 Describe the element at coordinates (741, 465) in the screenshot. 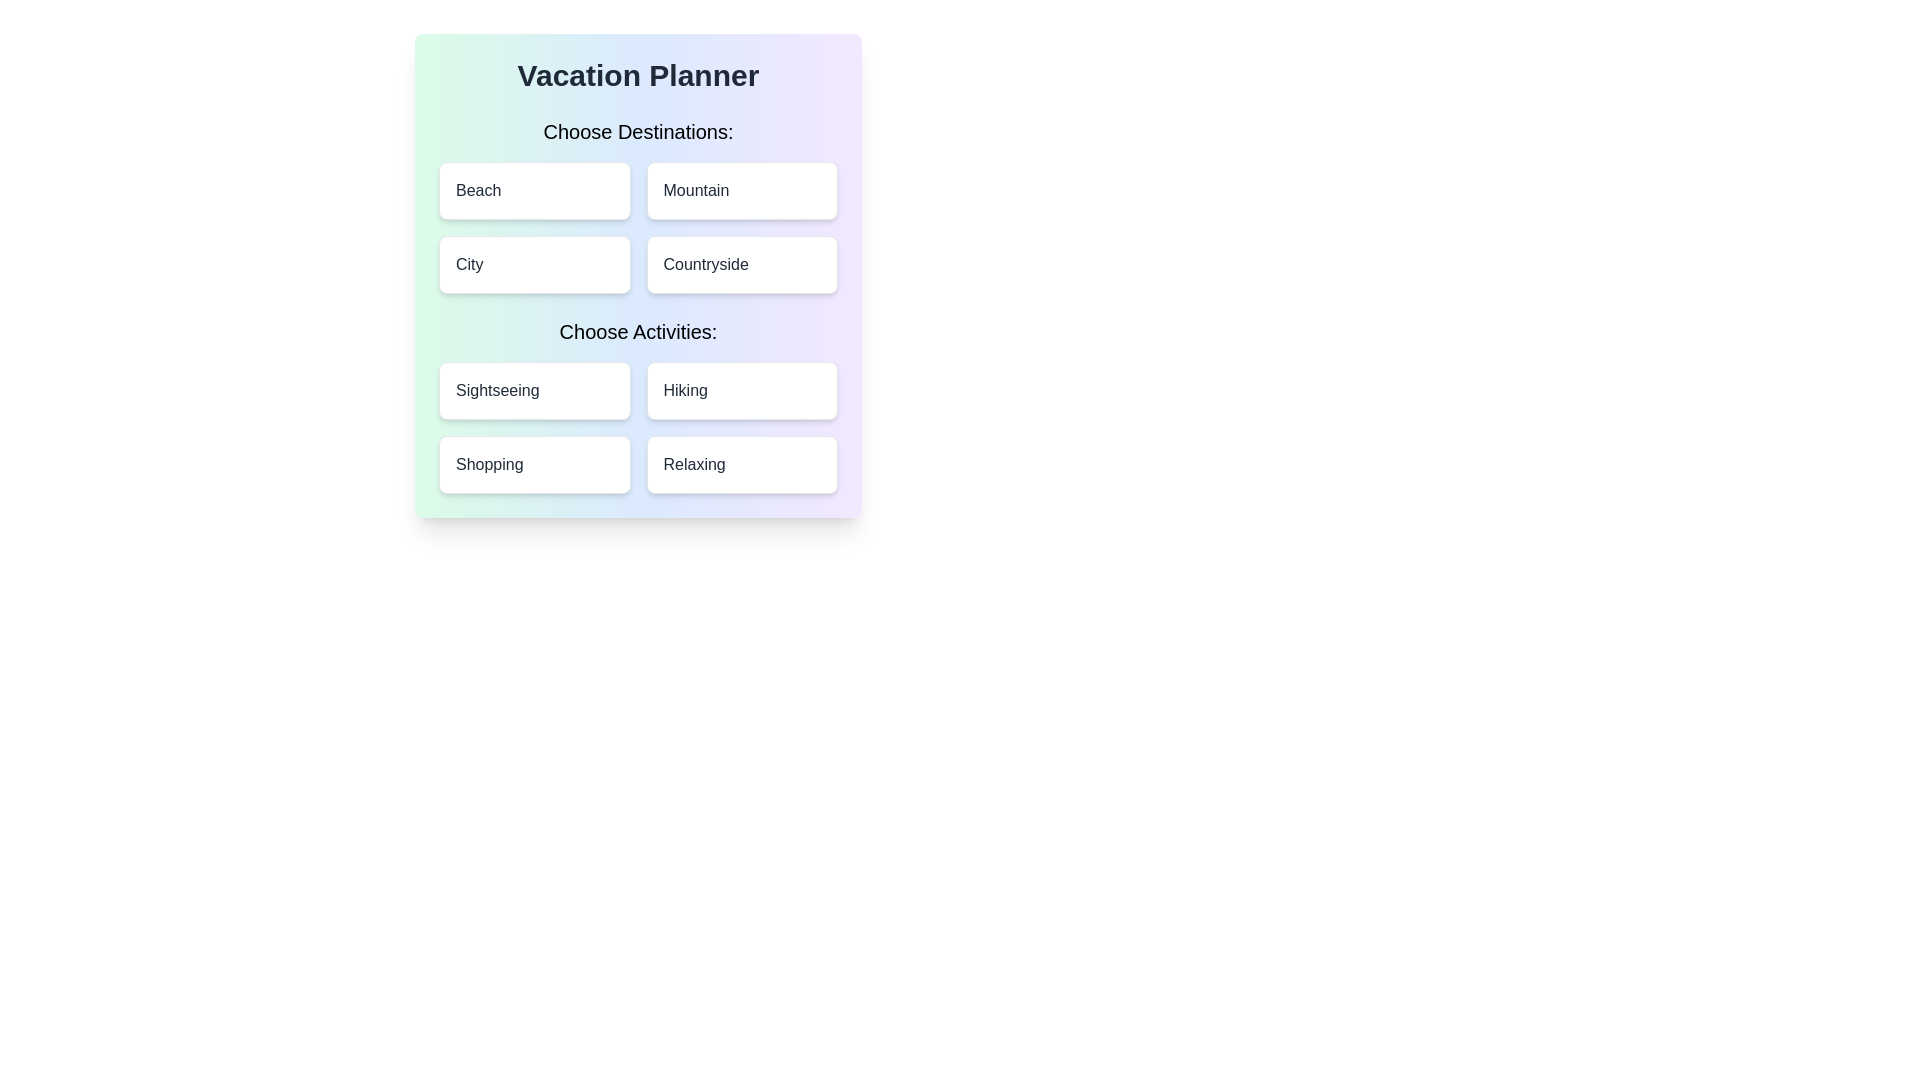

I see `the 'Relaxing' button located in the bottom-right corner of the 'Choose Activities' grid` at that location.